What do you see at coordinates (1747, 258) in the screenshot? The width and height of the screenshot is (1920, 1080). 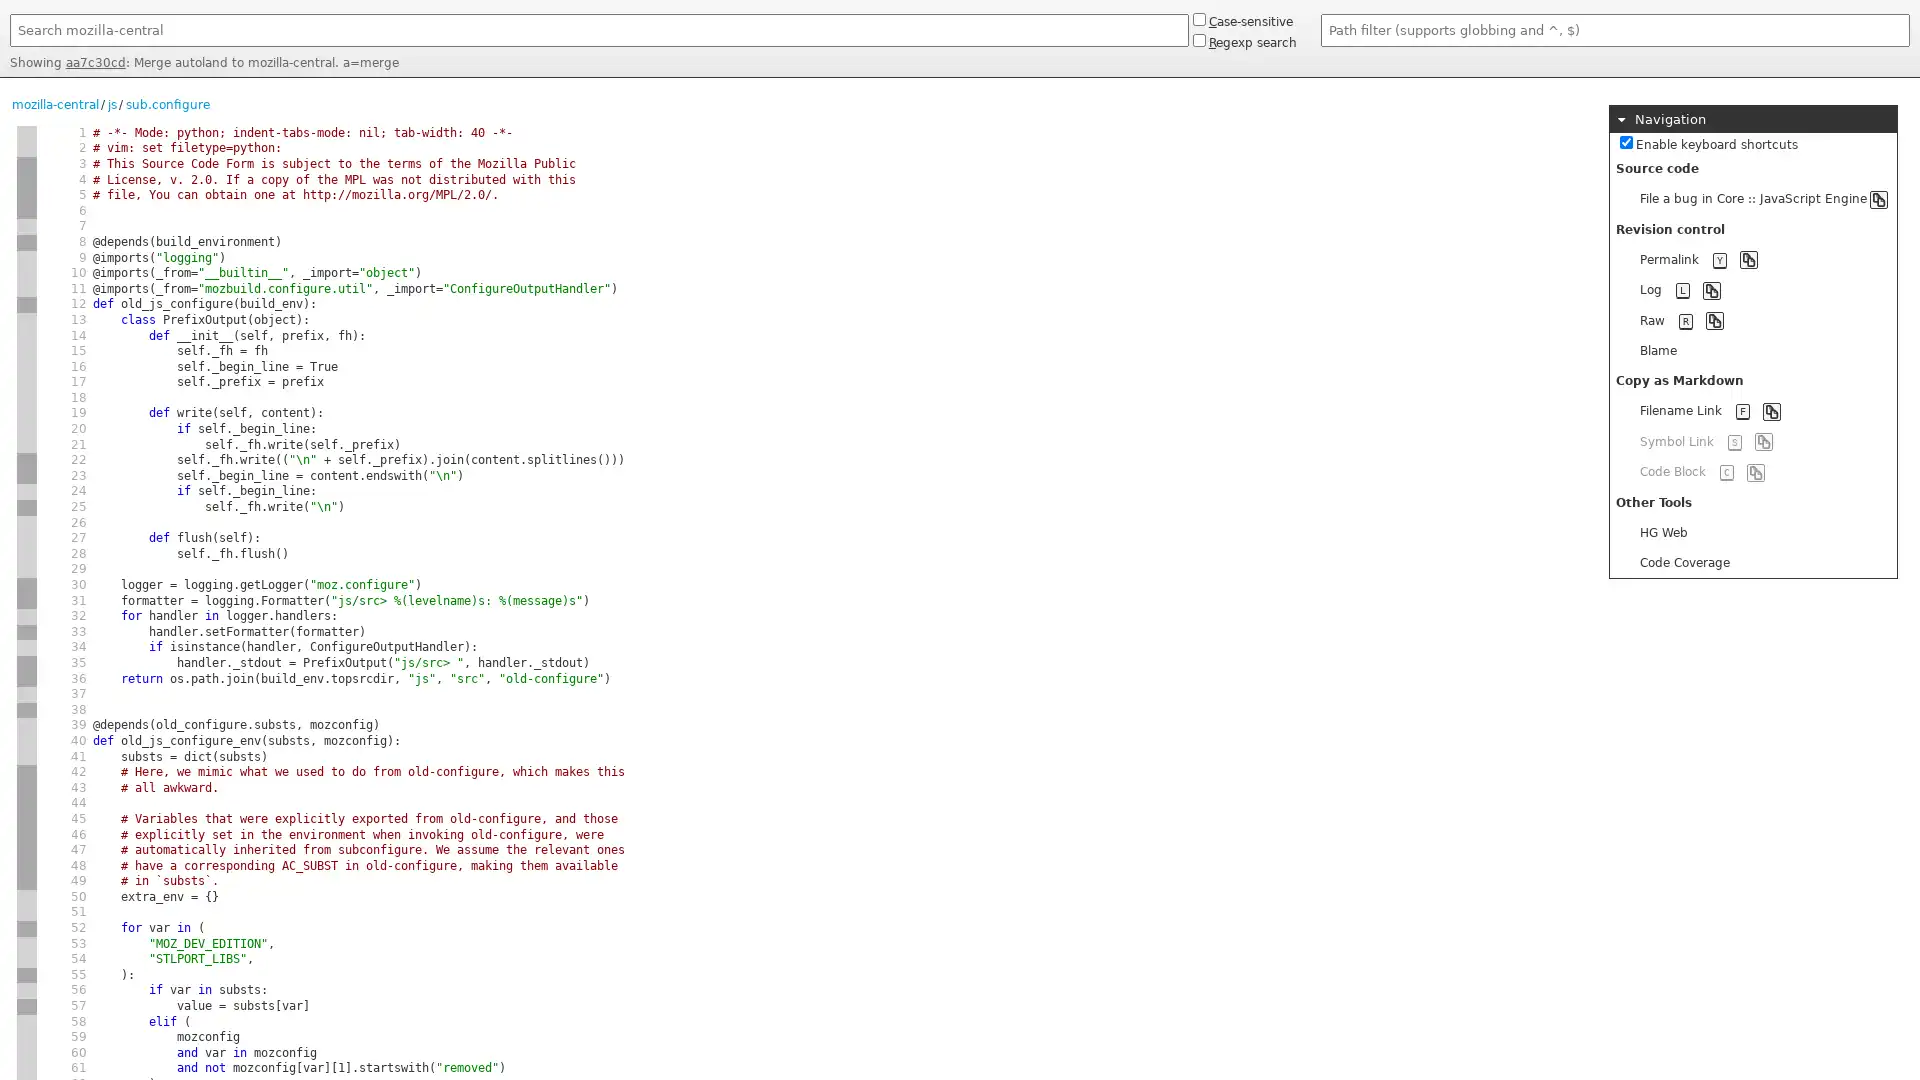 I see `Copy to clipboard` at bounding box center [1747, 258].